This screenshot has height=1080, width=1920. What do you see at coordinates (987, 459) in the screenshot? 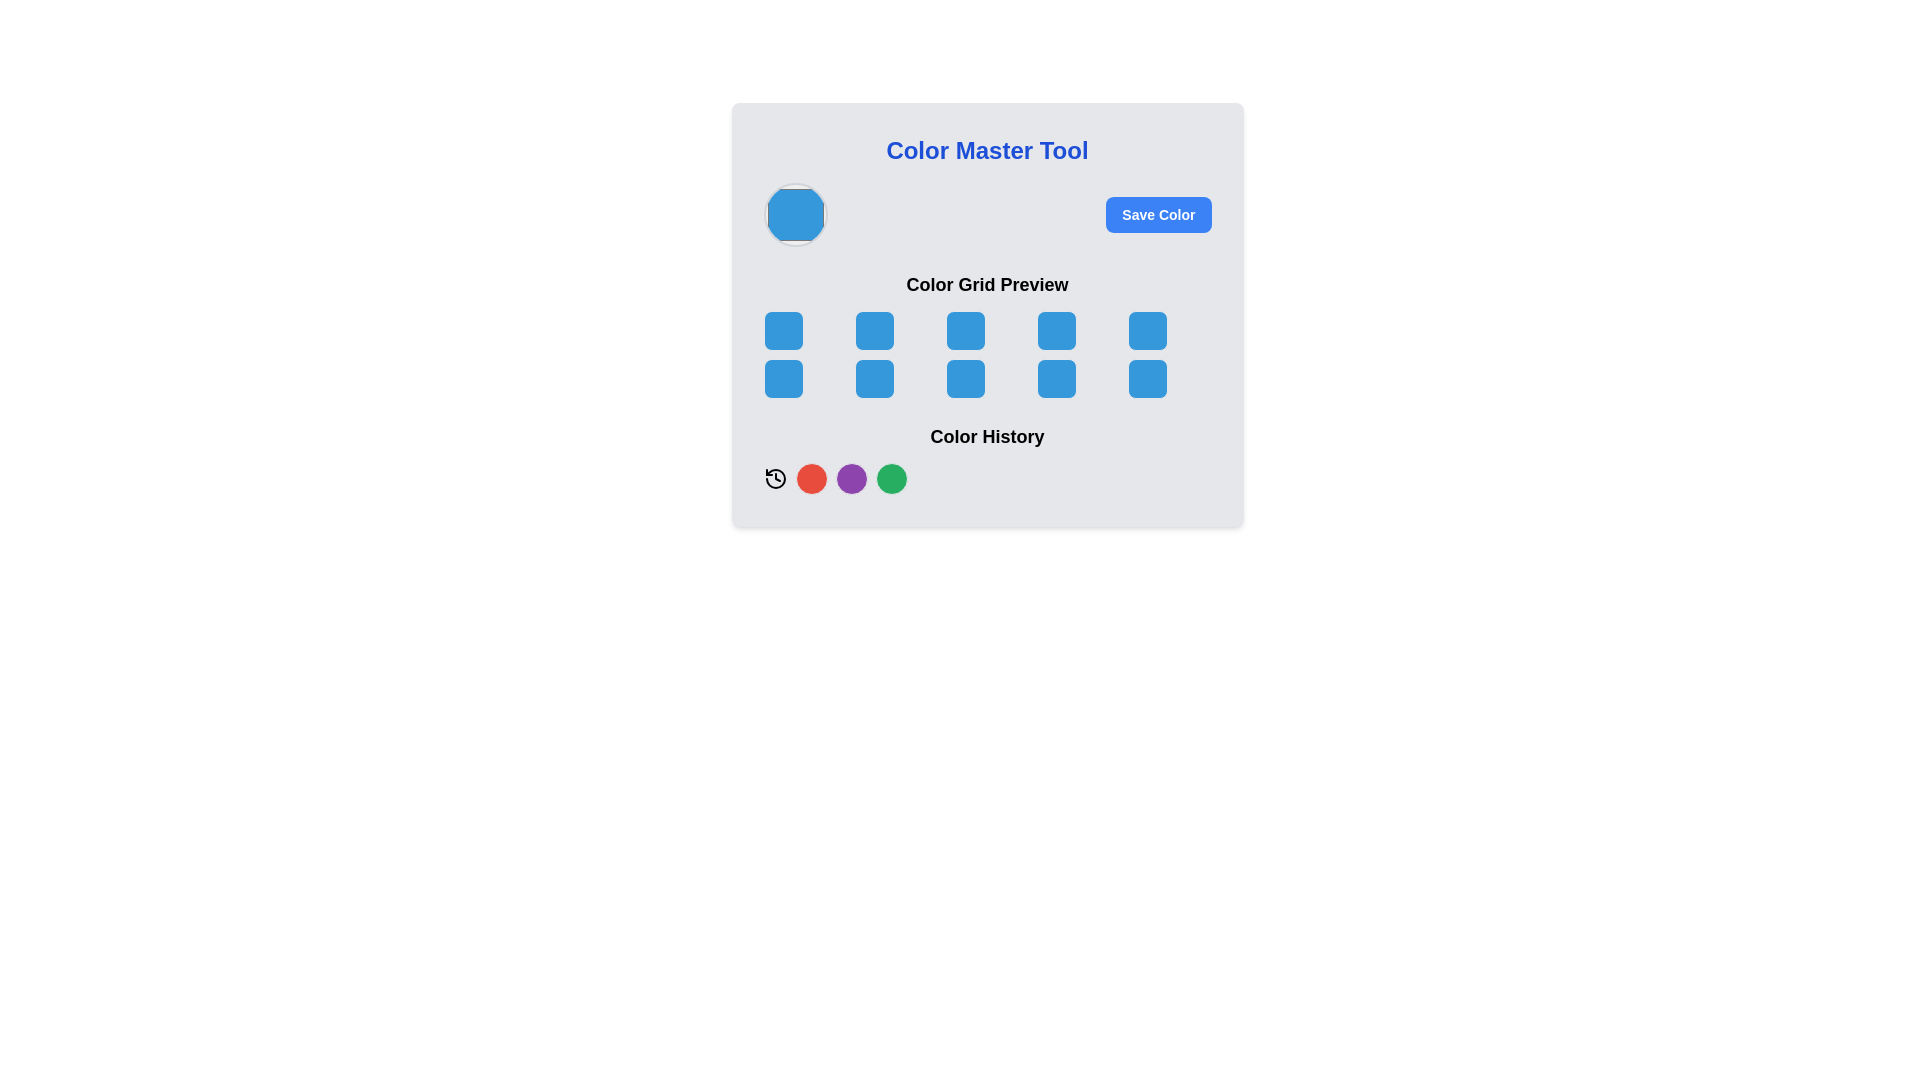
I see `the colored circles in the 'Color History' section to reapply selected colors, which are located below the 'Color Grid Preview' in the 'Color Master Tool' interface` at bounding box center [987, 459].